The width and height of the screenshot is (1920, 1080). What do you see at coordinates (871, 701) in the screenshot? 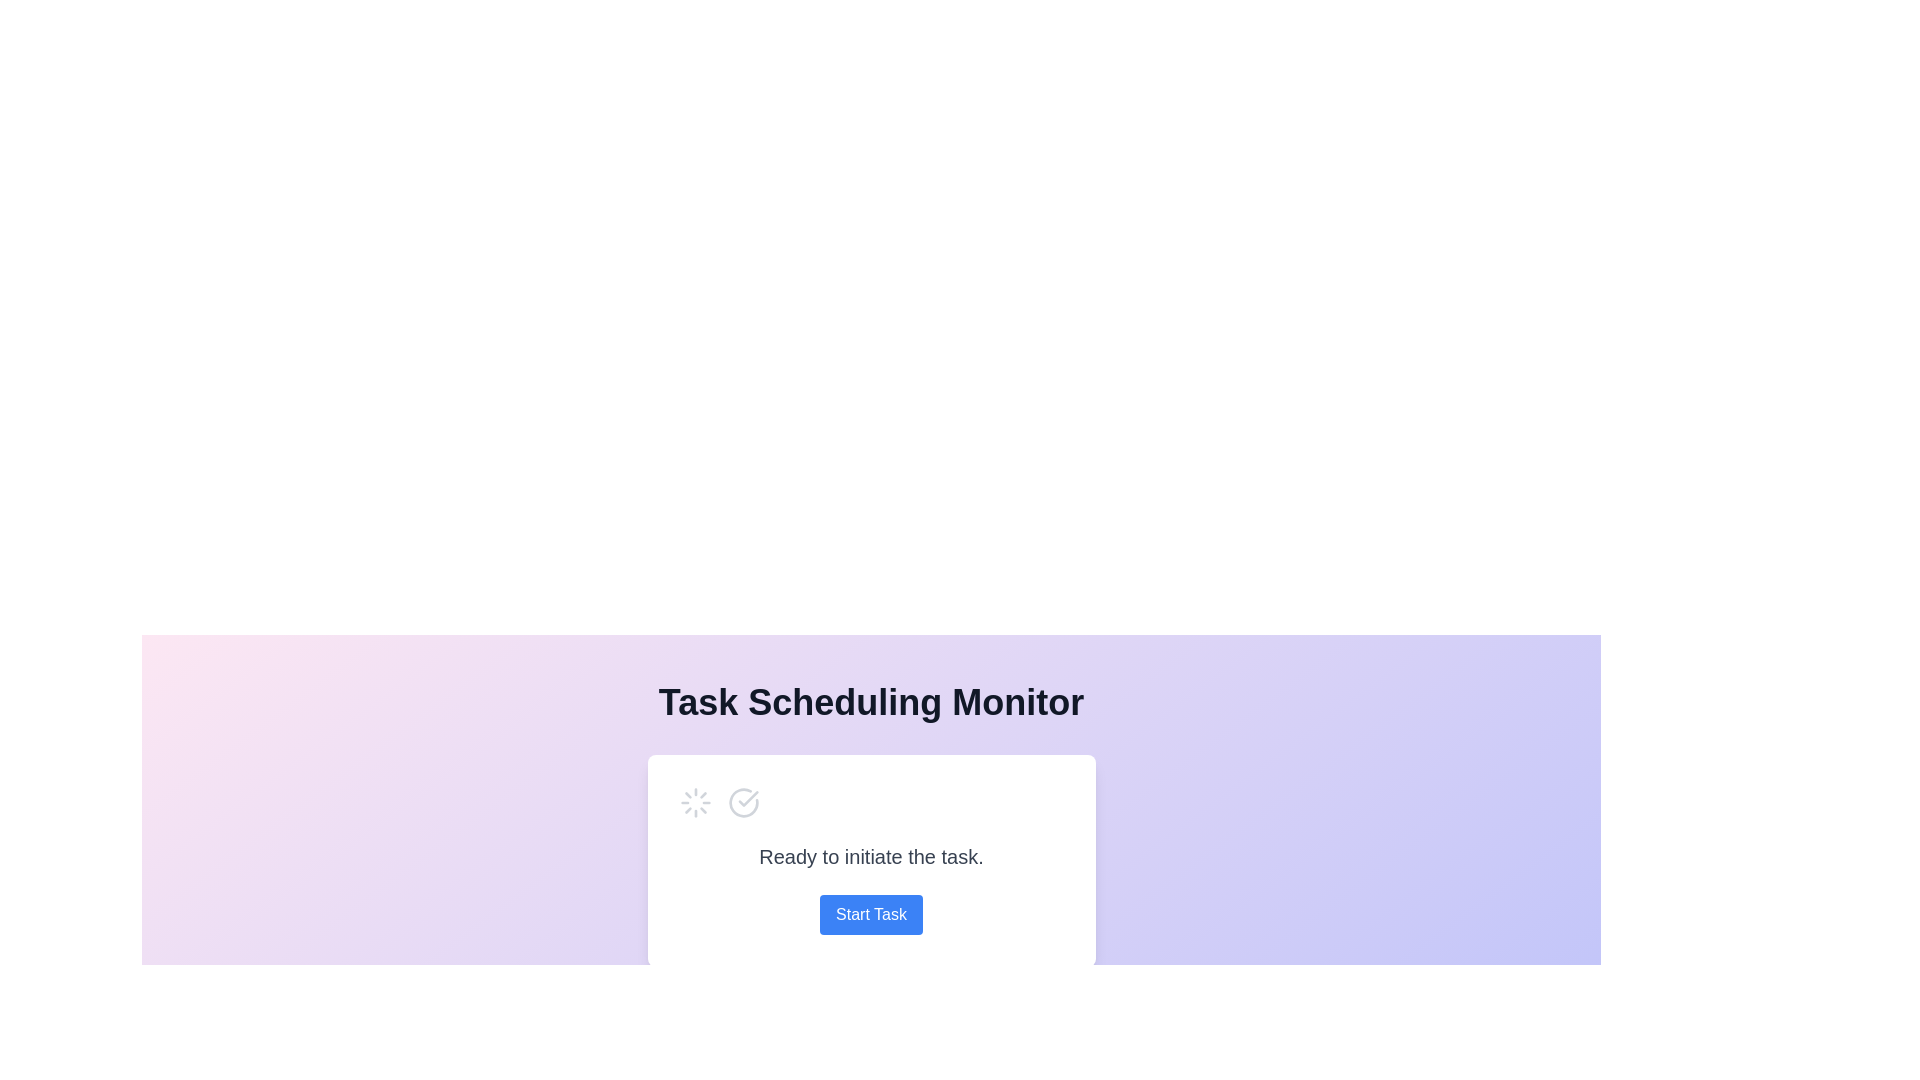
I see `the Text label/header that serves as the title for the task scheduling monitor, located at the top of the content section` at bounding box center [871, 701].